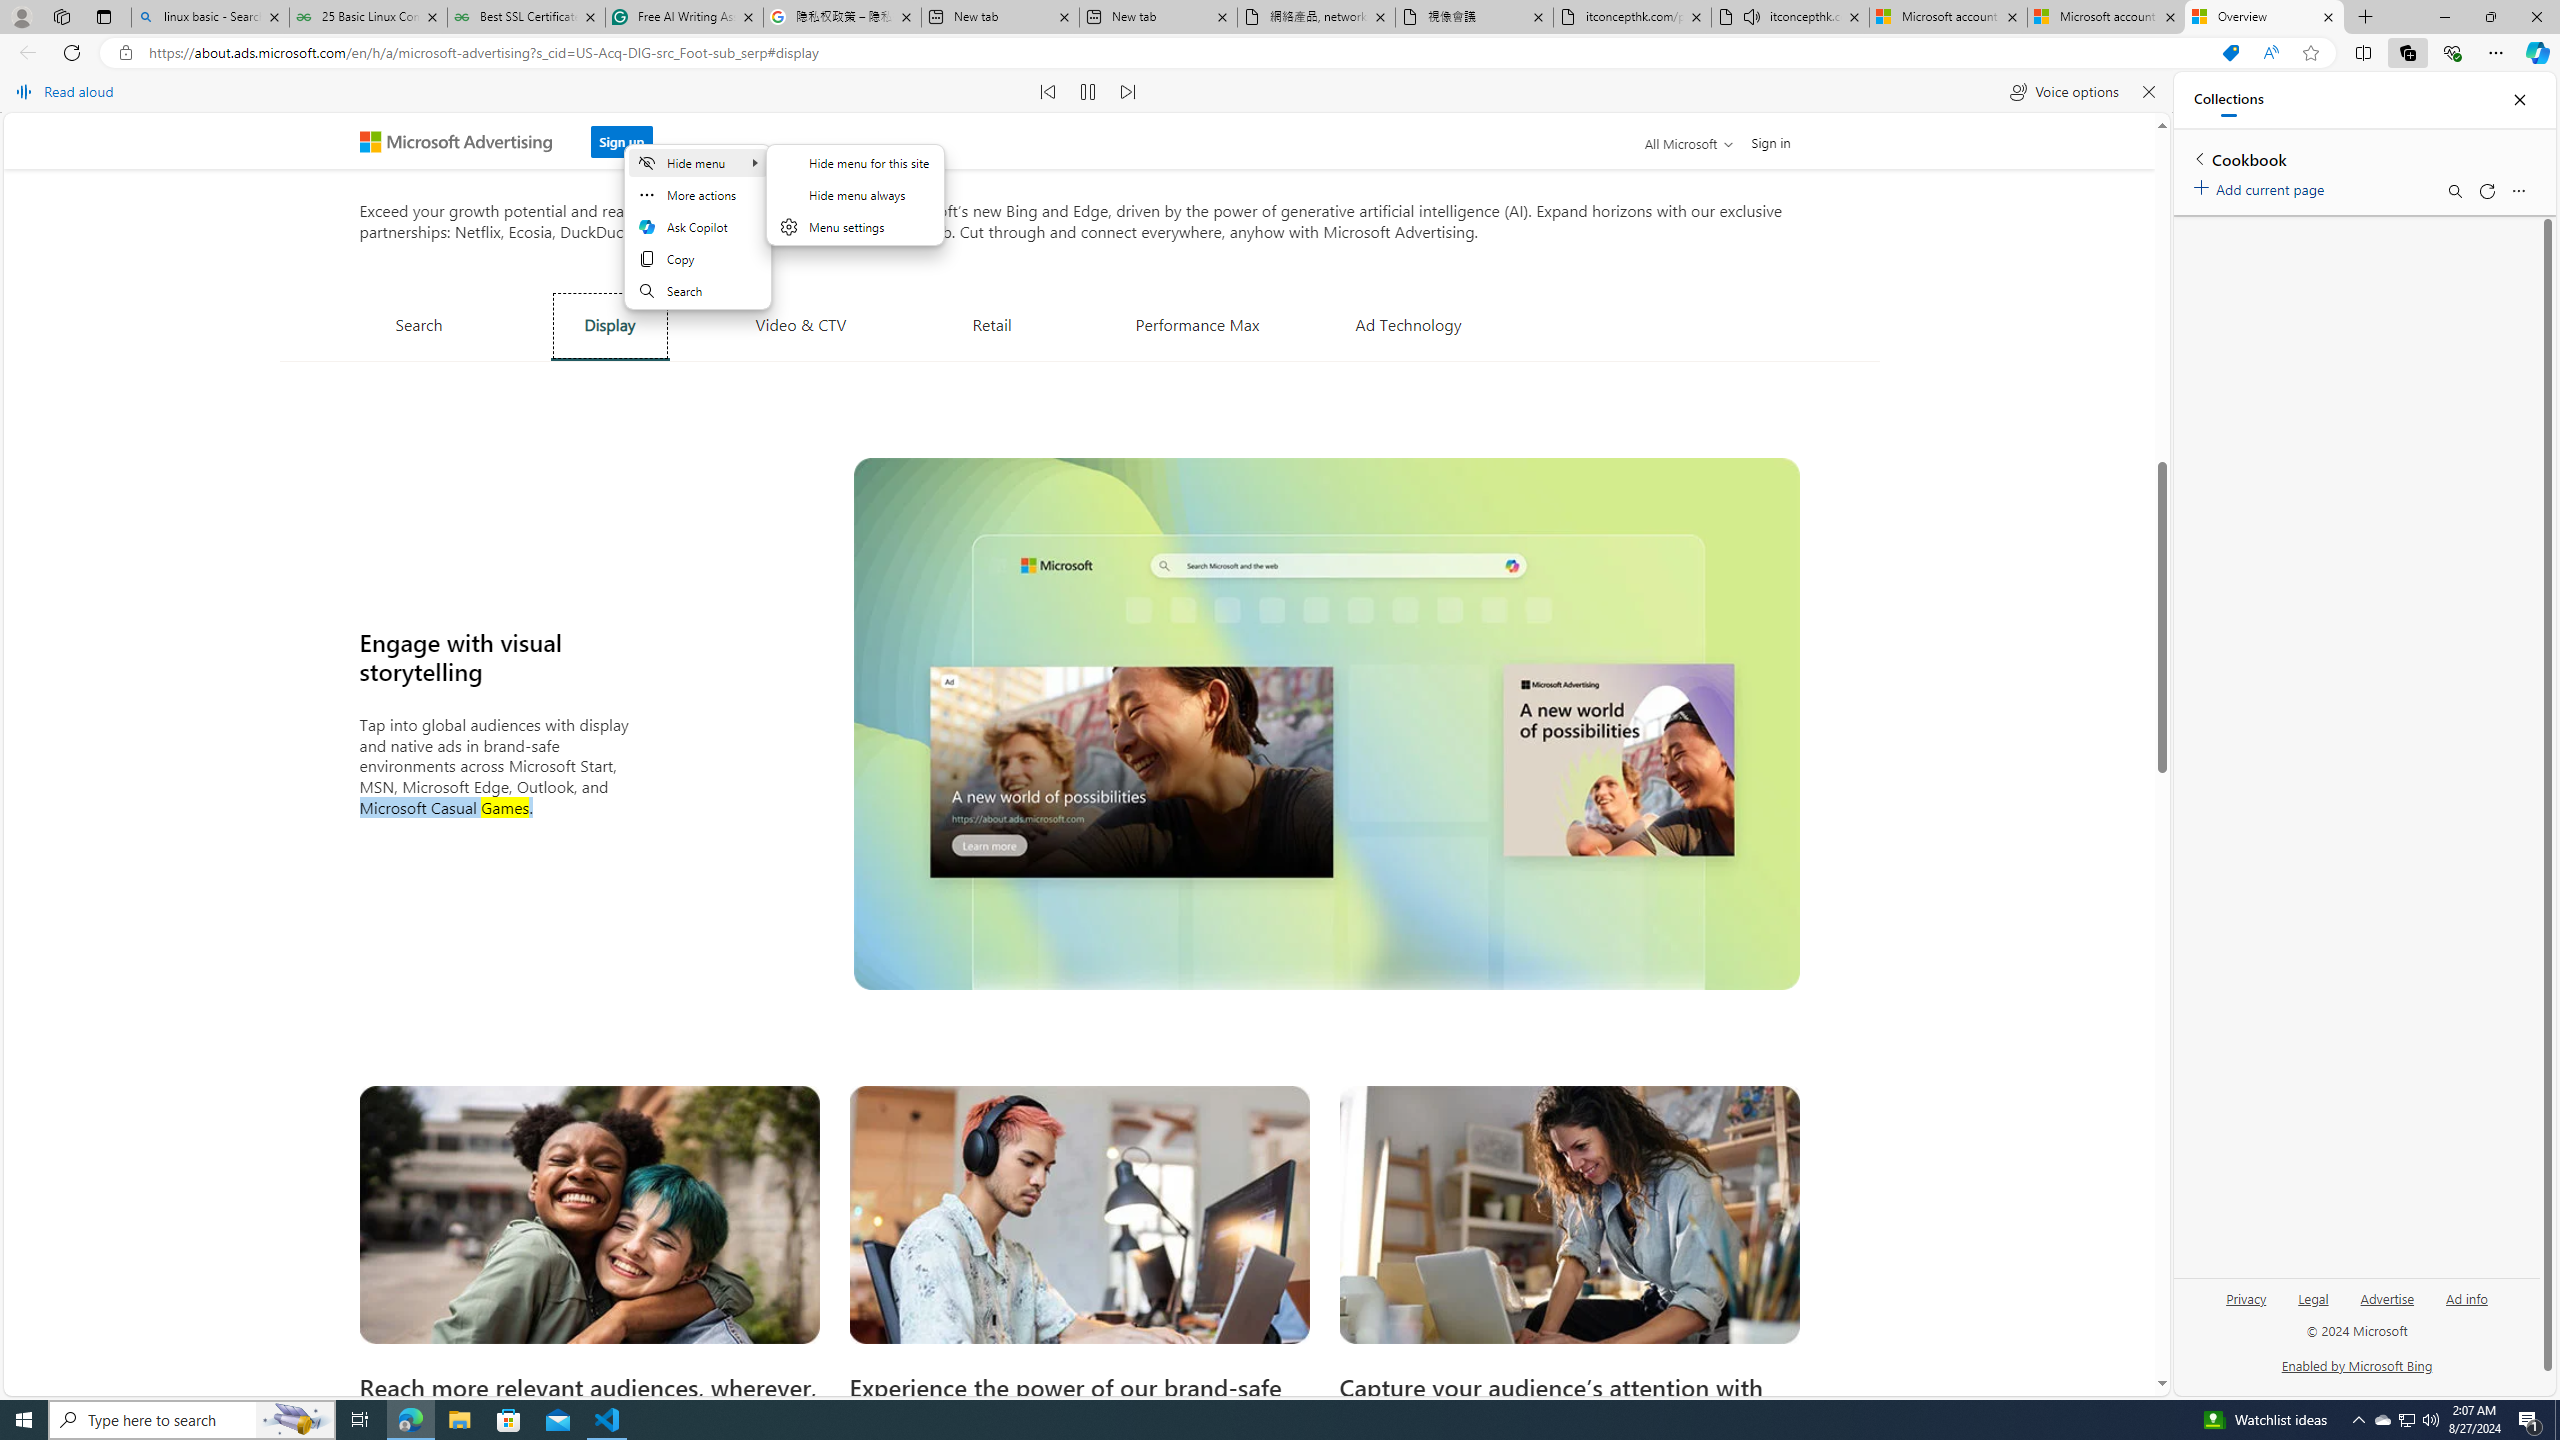  I want to click on 'Read previous paragraph', so click(1048, 91).